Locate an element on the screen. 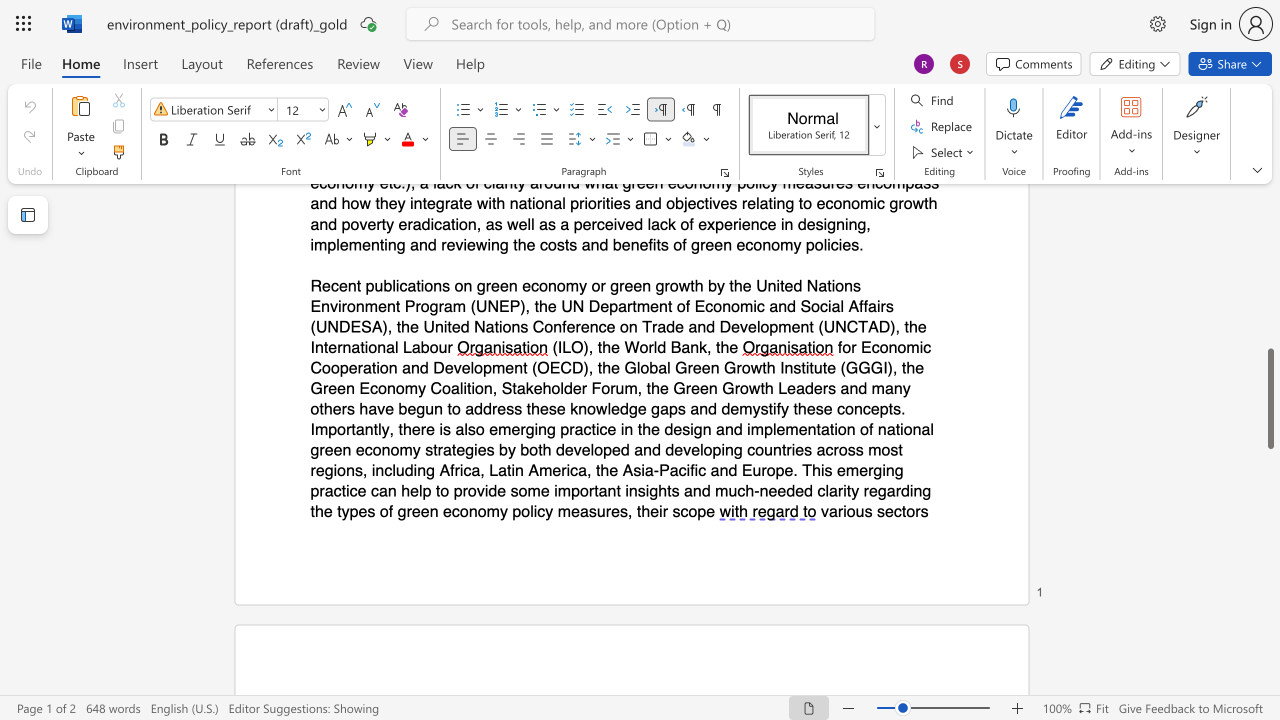  the scrollbar to scroll upward is located at coordinates (1269, 248).